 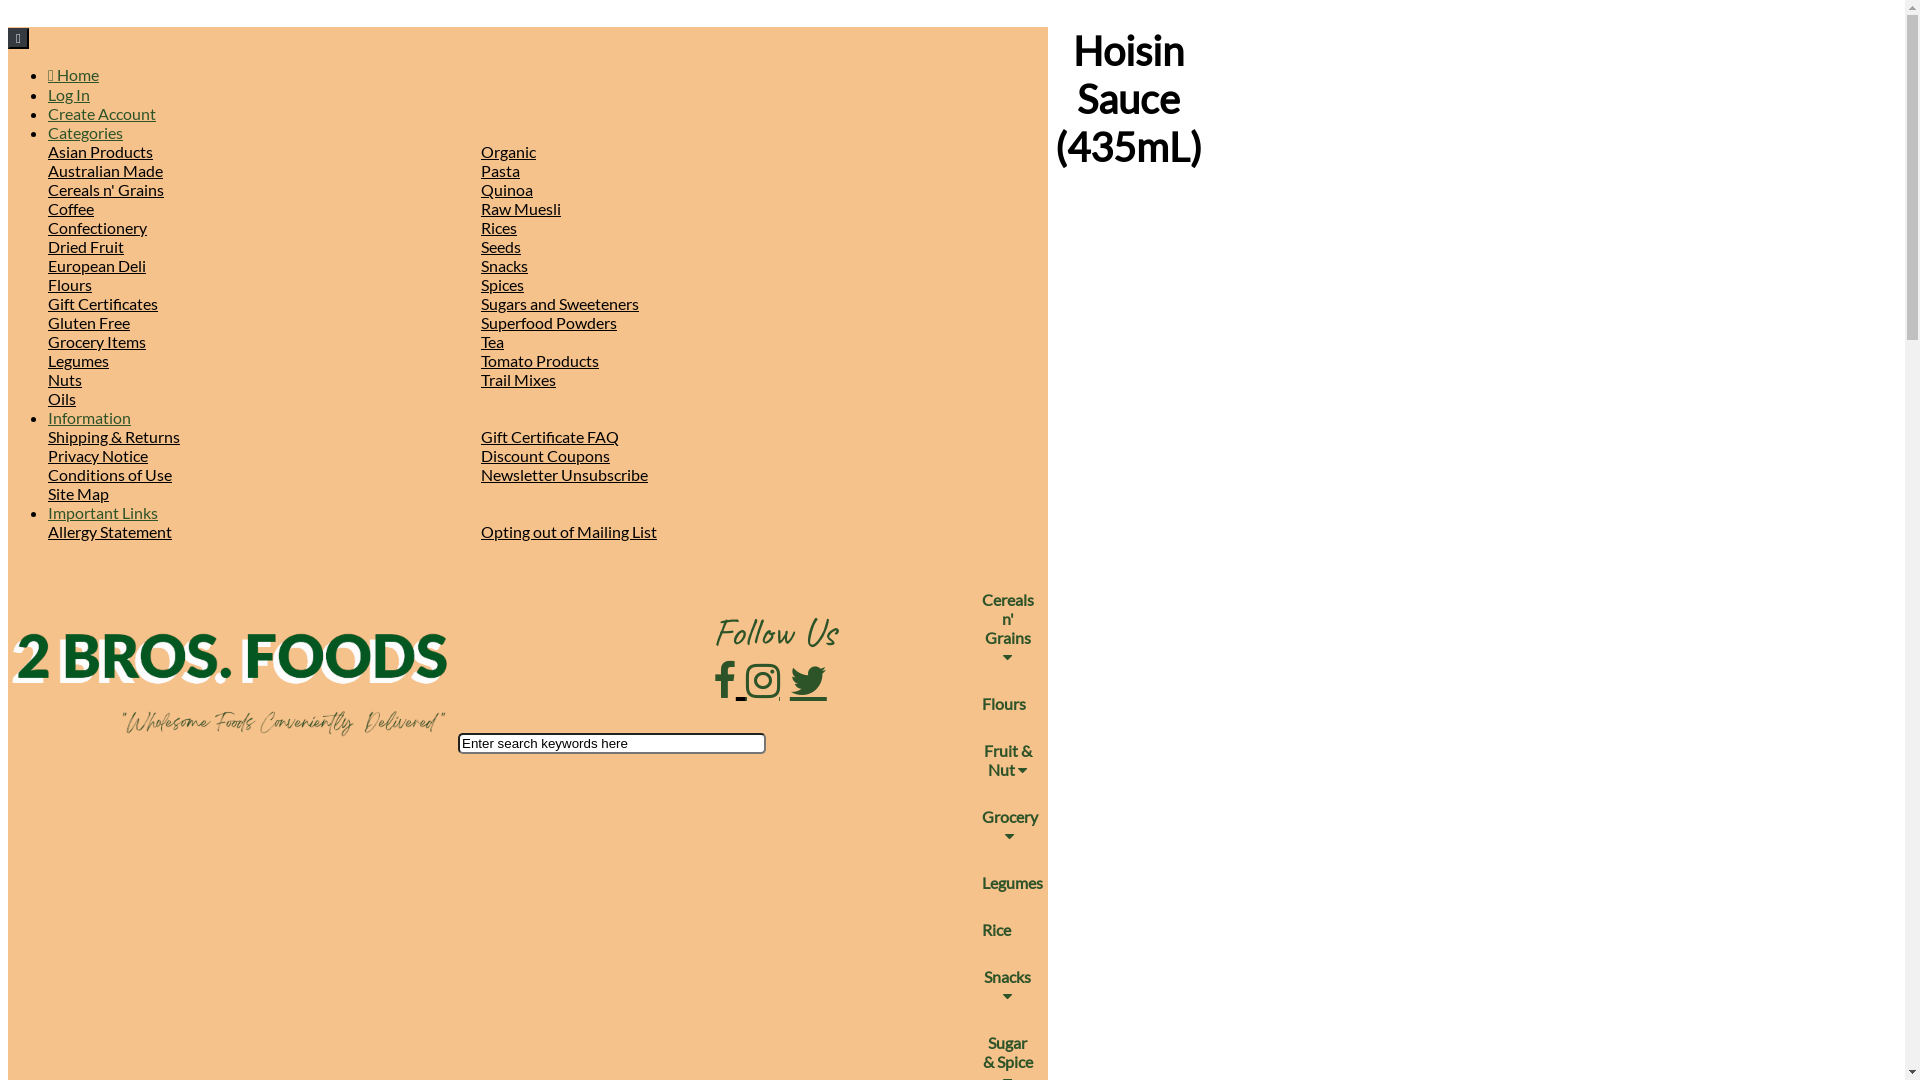 I want to click on 'Information', so click(x=88, y=416).